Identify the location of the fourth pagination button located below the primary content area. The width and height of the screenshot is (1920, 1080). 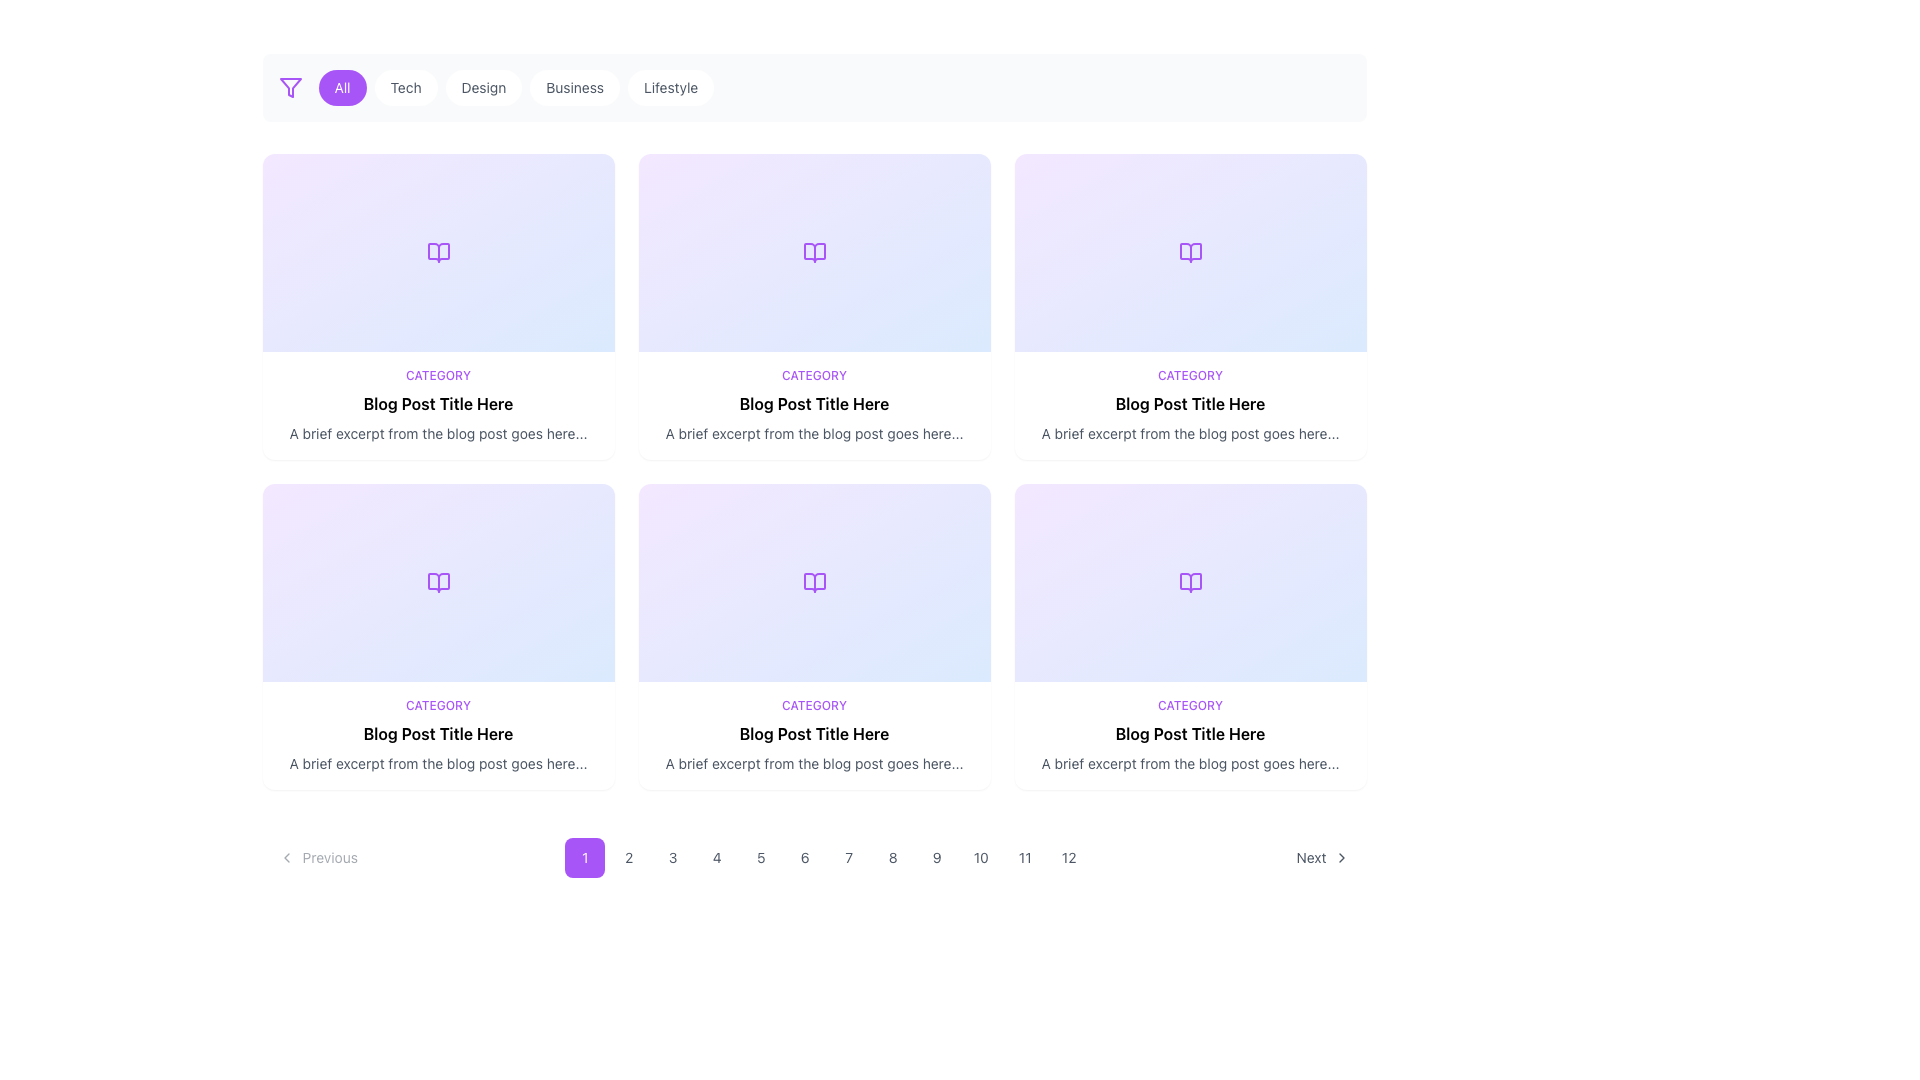
(717, 856).